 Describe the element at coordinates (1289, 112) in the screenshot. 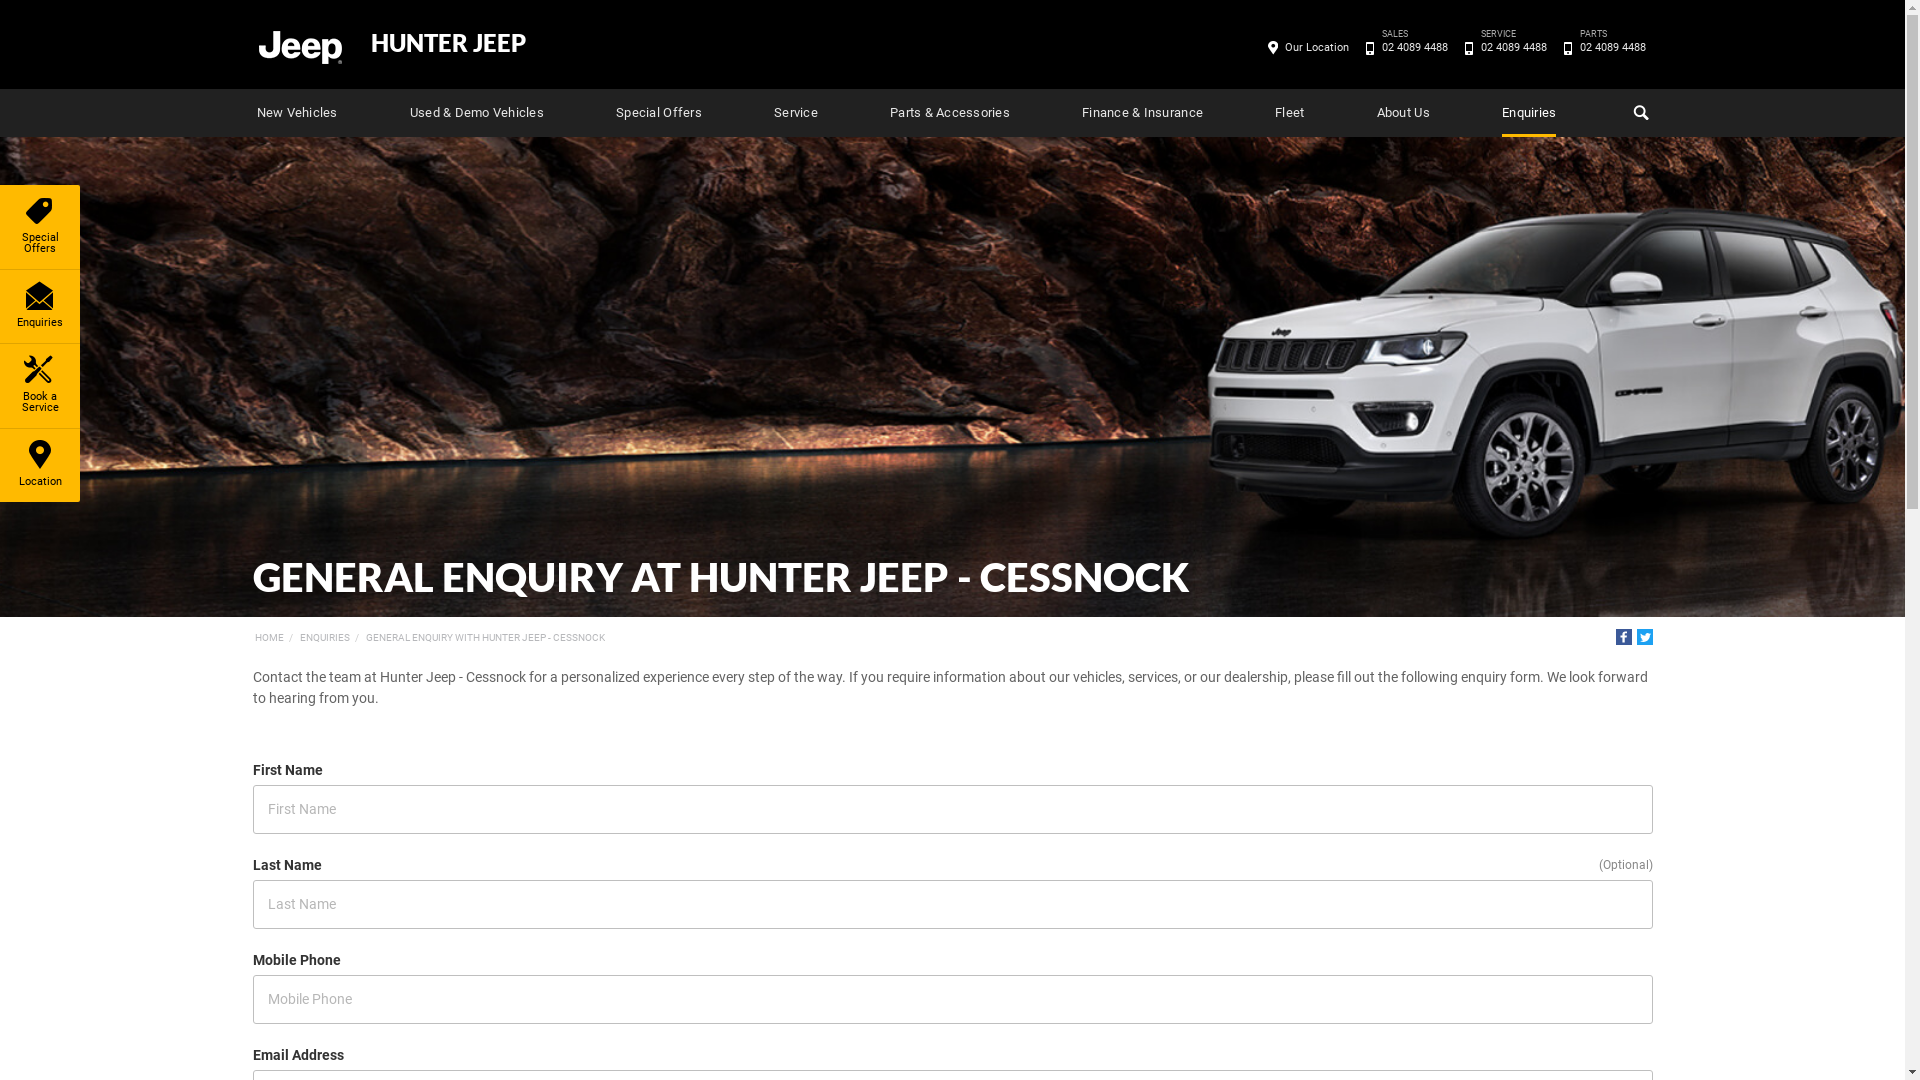

I see `'Fleet'` at that location.